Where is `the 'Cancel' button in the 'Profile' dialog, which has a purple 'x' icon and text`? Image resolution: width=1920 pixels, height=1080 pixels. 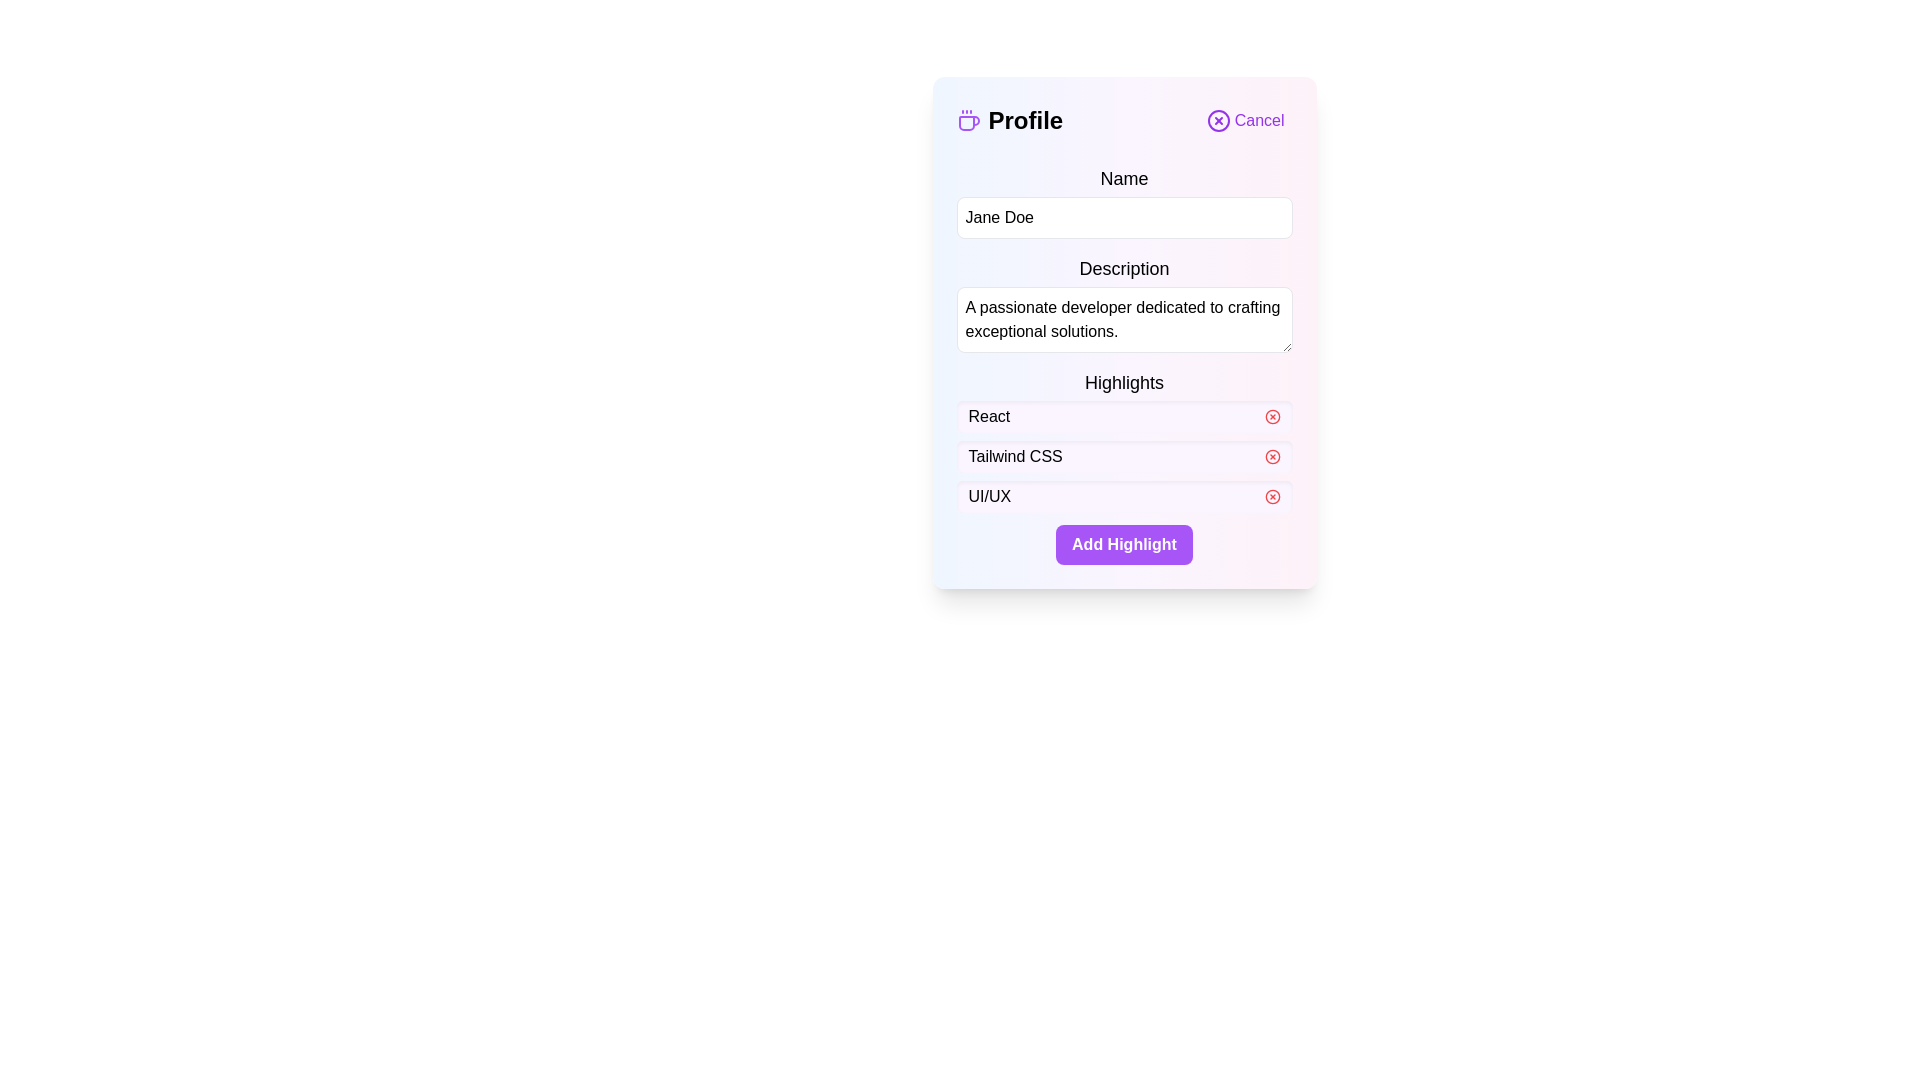 the 'Cancel' button in the 'Profile' dialog, which has a purple 'x' icon and text is located at coordinates (1244, 120).